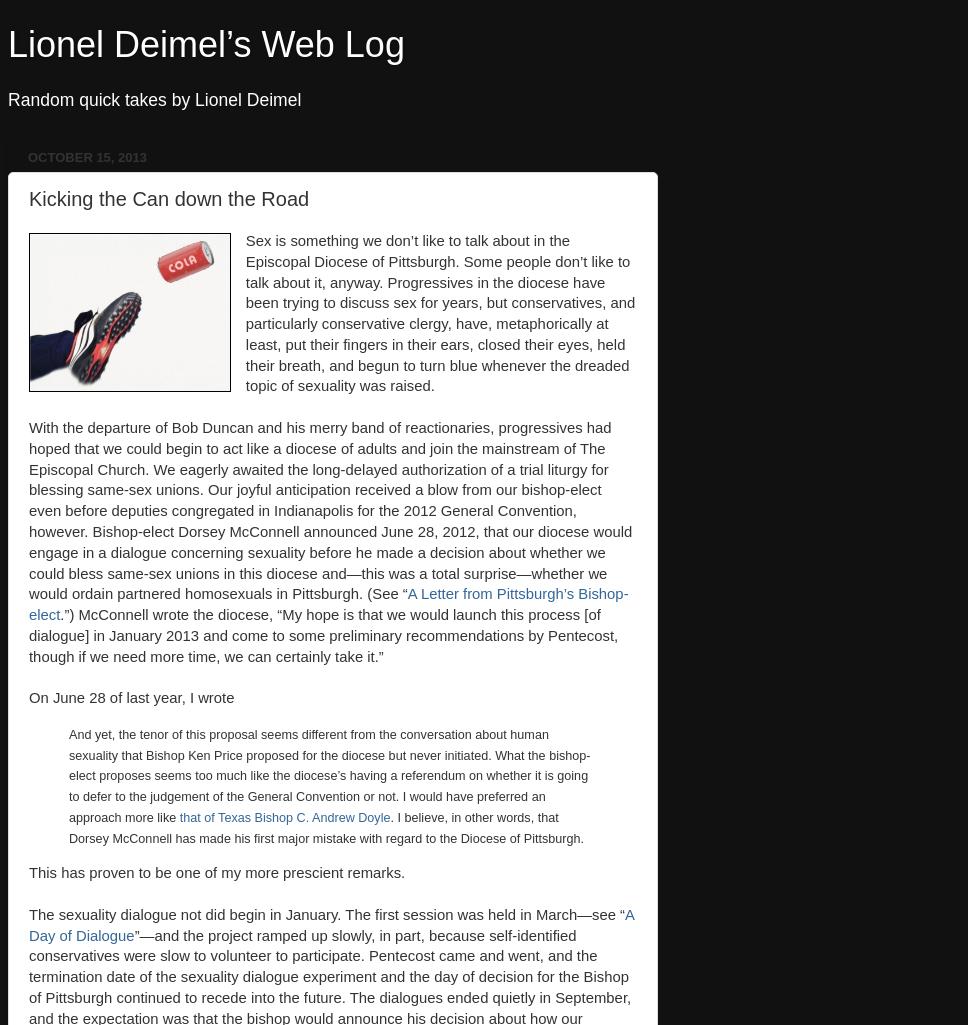 The height and width of the screenshot is (1025, 968). I want to click on '. I believe, in other words, that Dorsey McConnell has made his first major mistake with regard to the Diocese of Pittsburgh.', so click(326, 826).